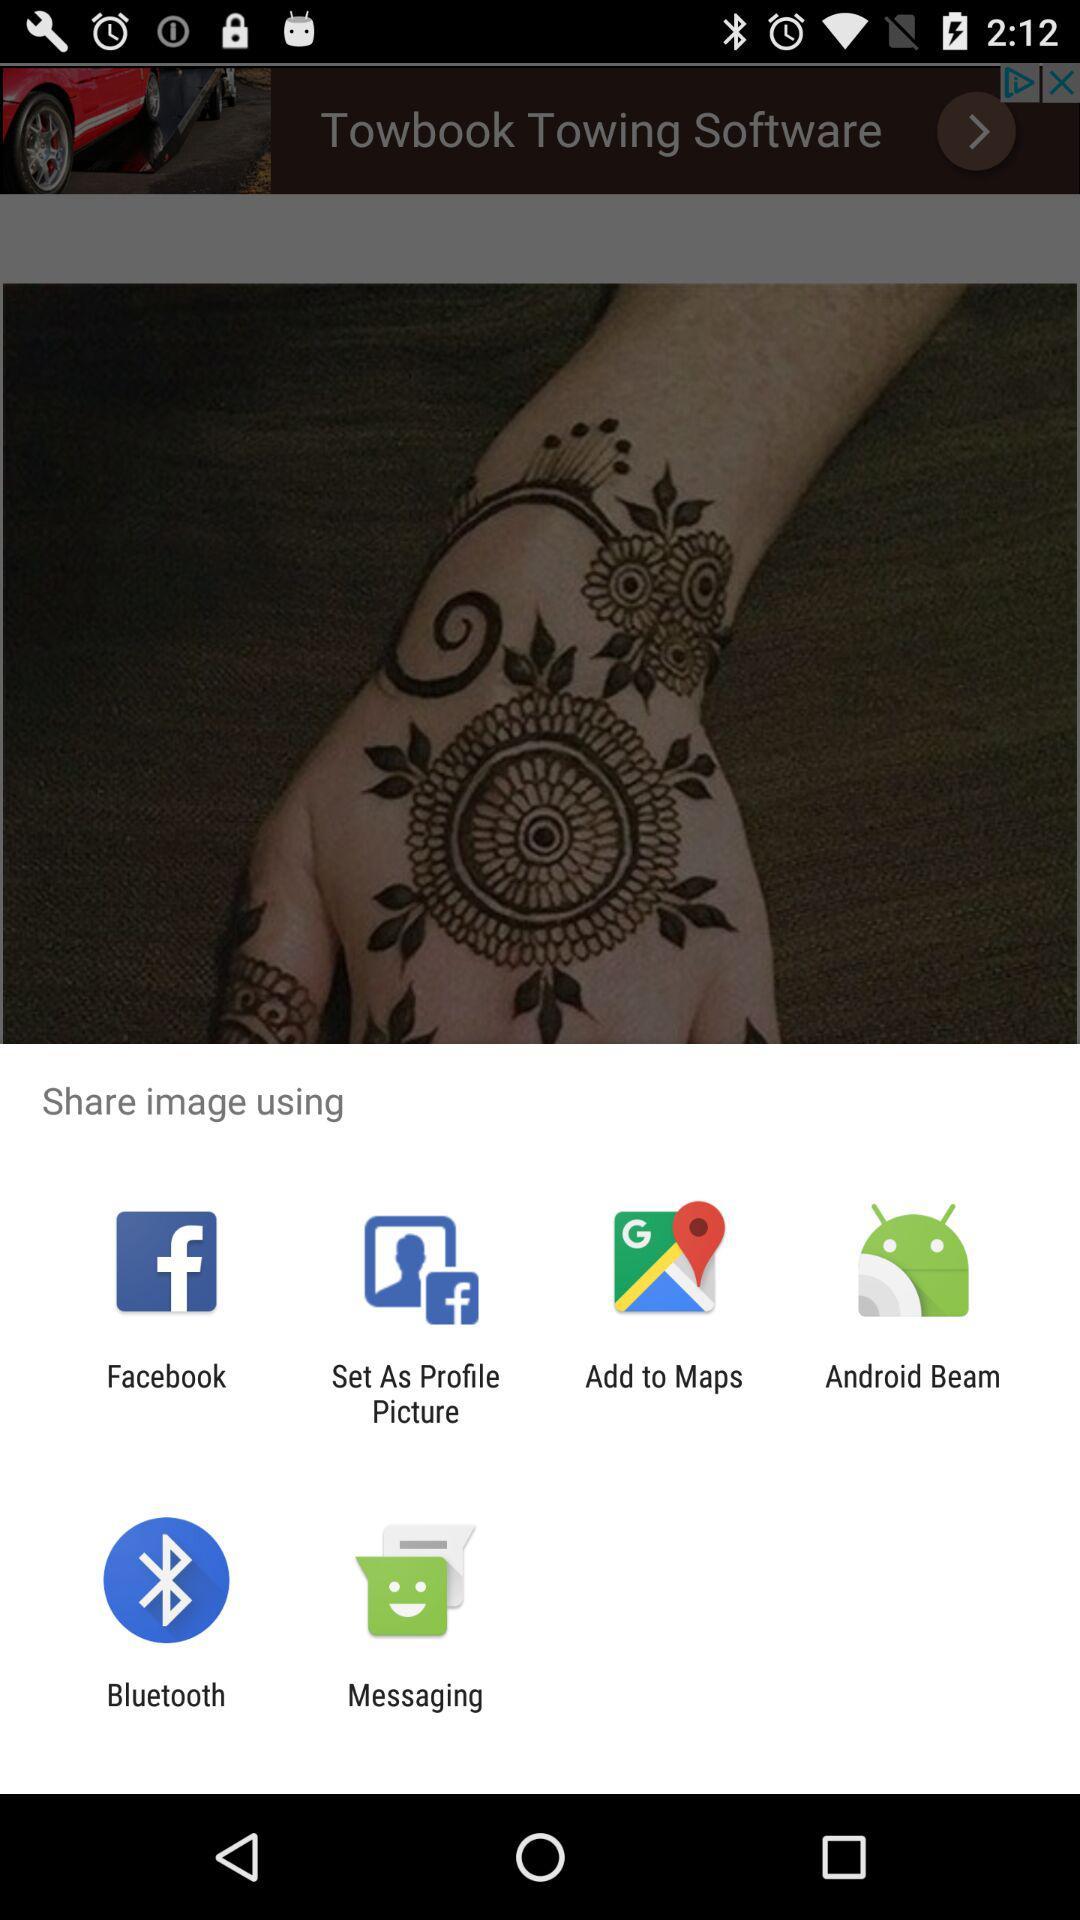  Describe the element at coordinates (165, 1392) in the screenshot. I see `facebook item` at that location.